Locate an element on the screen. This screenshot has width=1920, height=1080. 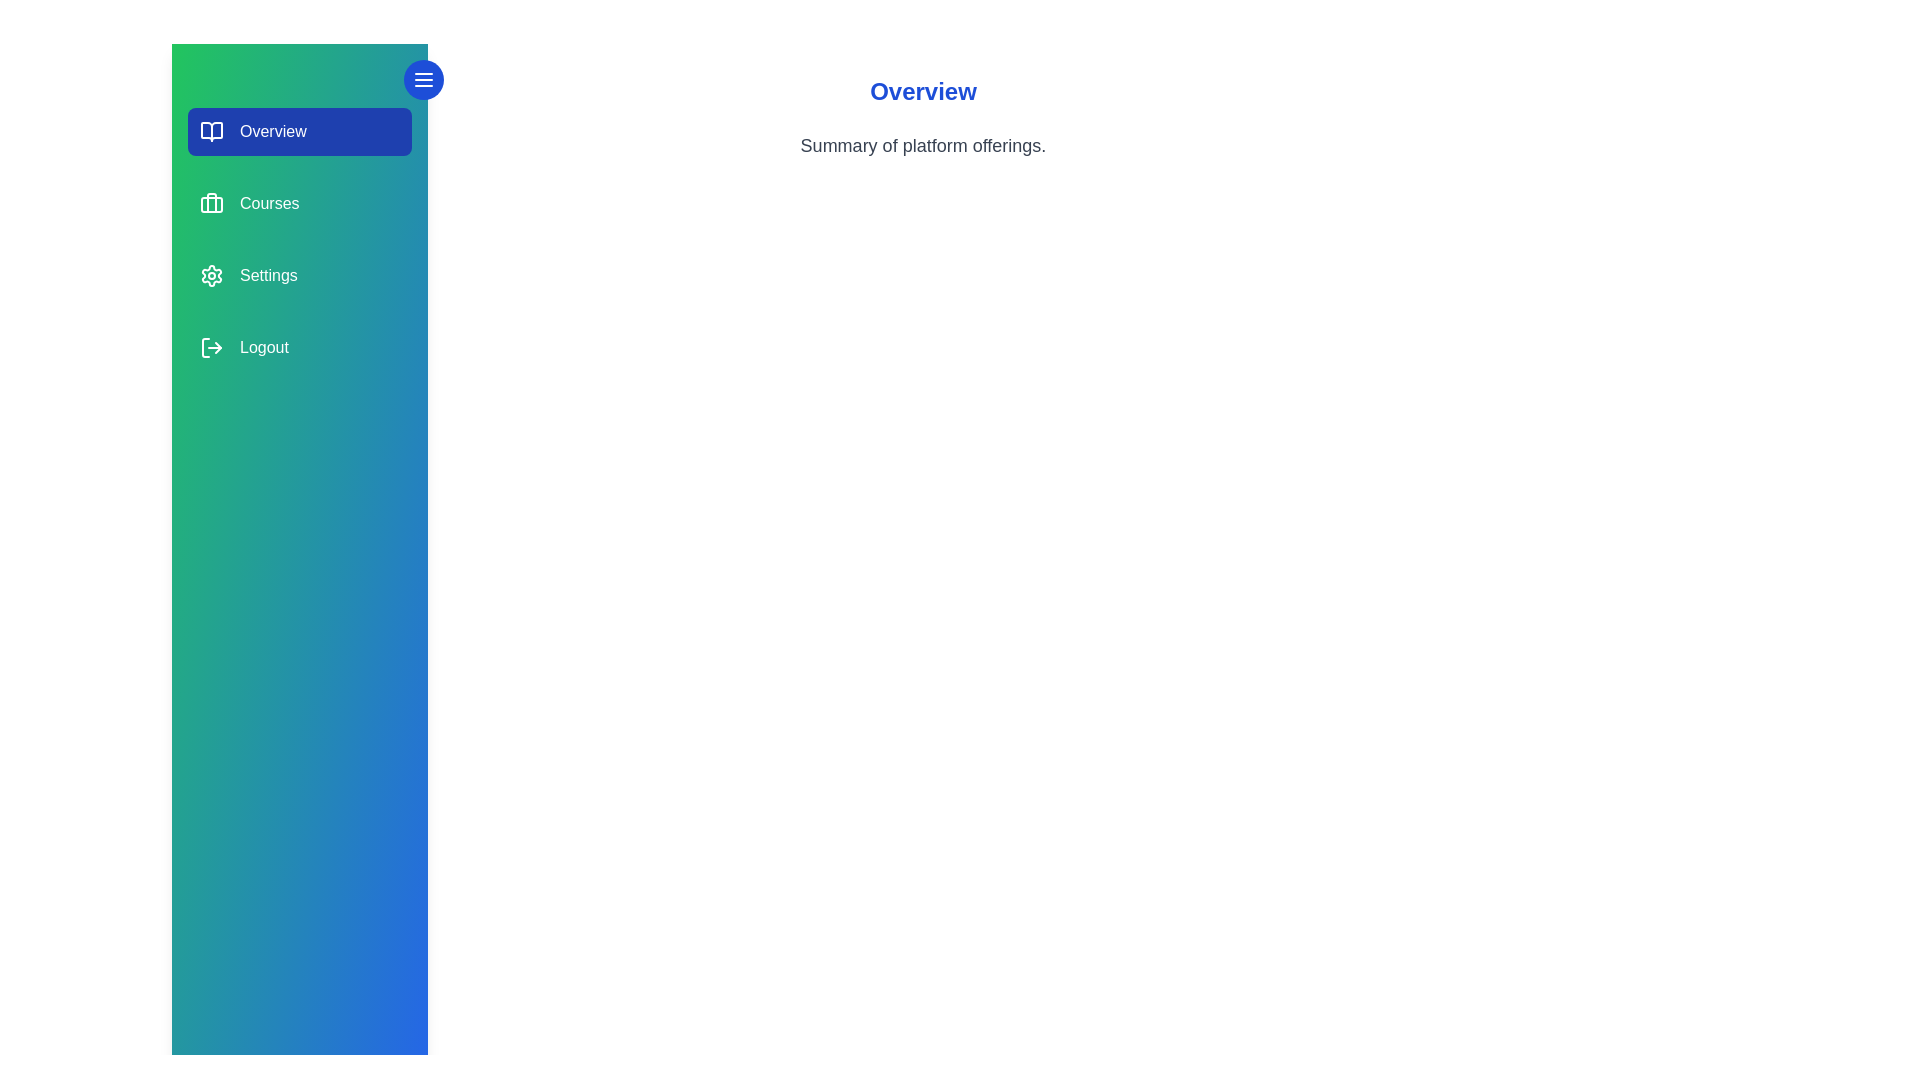
menu button to toggle the drawer is located at coordinates (422, 79).